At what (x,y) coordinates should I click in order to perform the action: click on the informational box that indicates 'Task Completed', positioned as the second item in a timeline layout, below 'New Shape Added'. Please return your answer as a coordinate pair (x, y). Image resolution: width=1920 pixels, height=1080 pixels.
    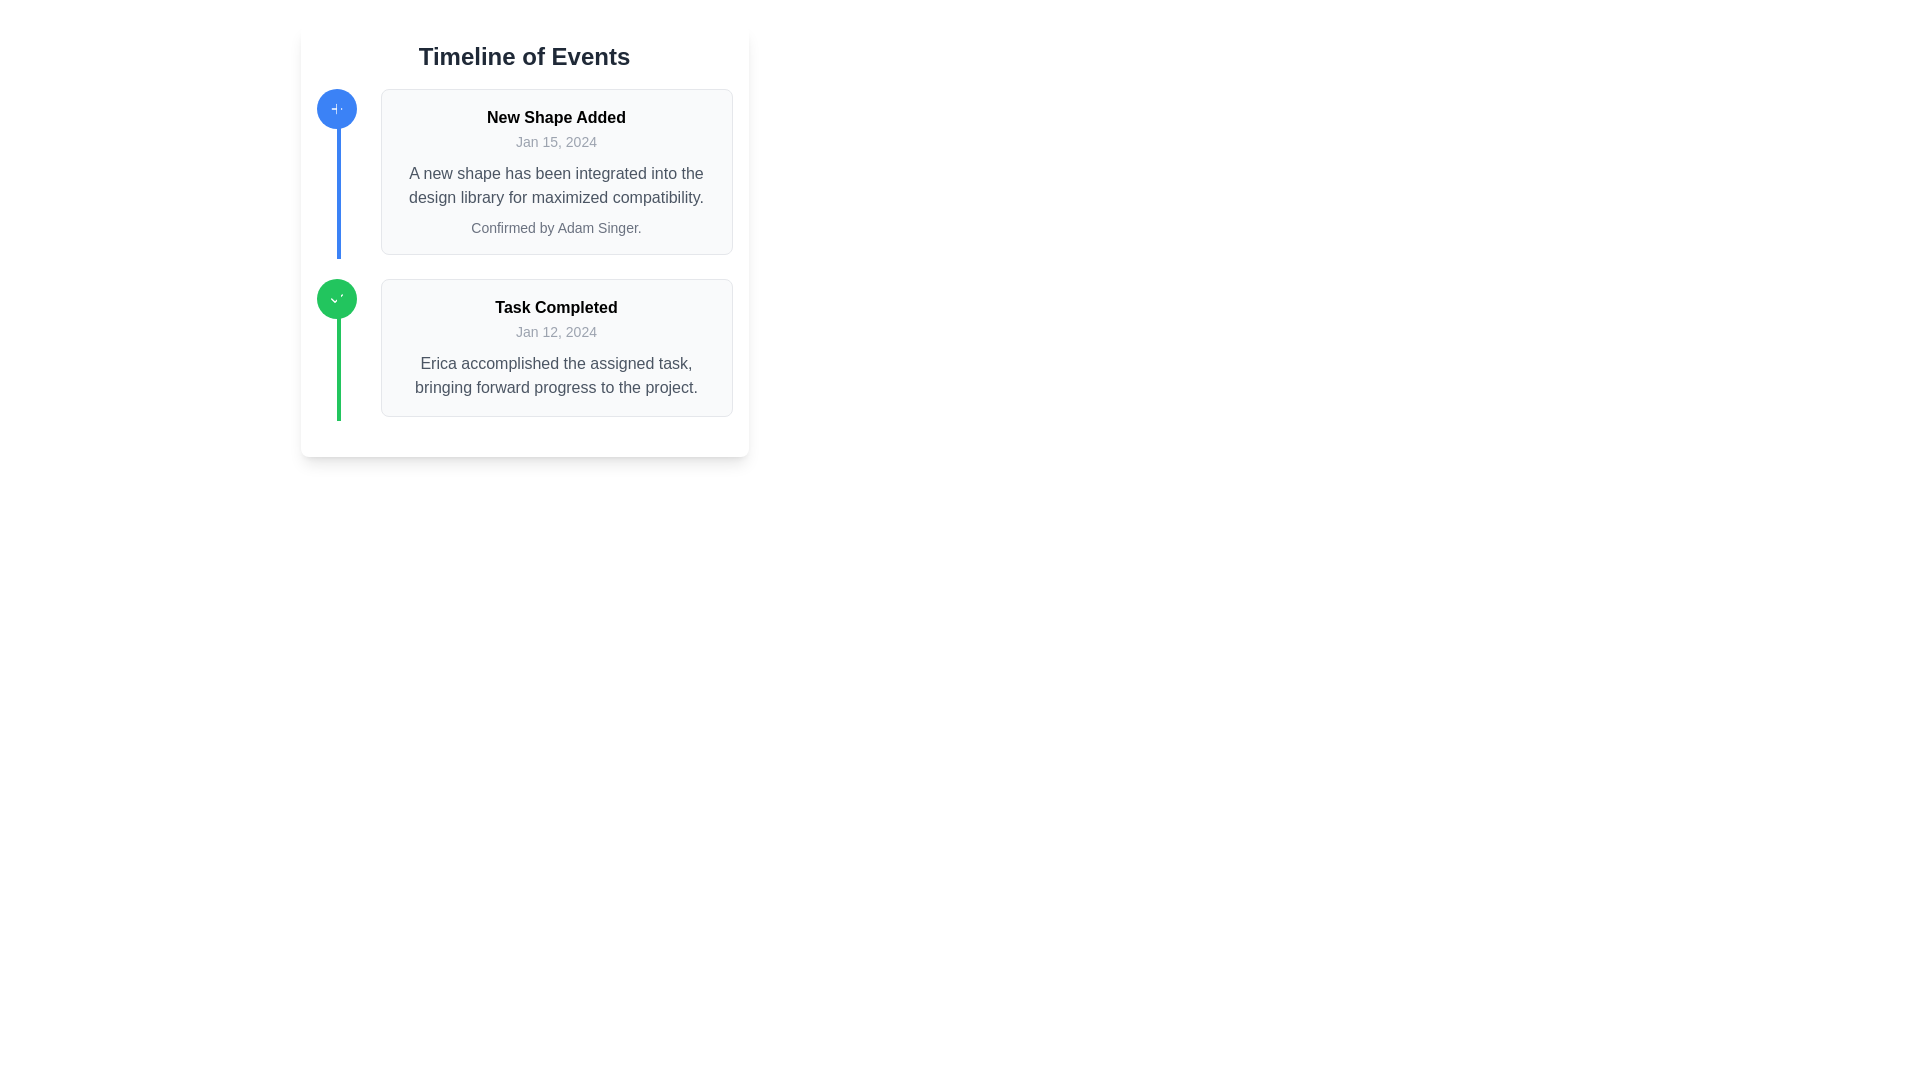
    Looking at the image, I should click on (556, 346).